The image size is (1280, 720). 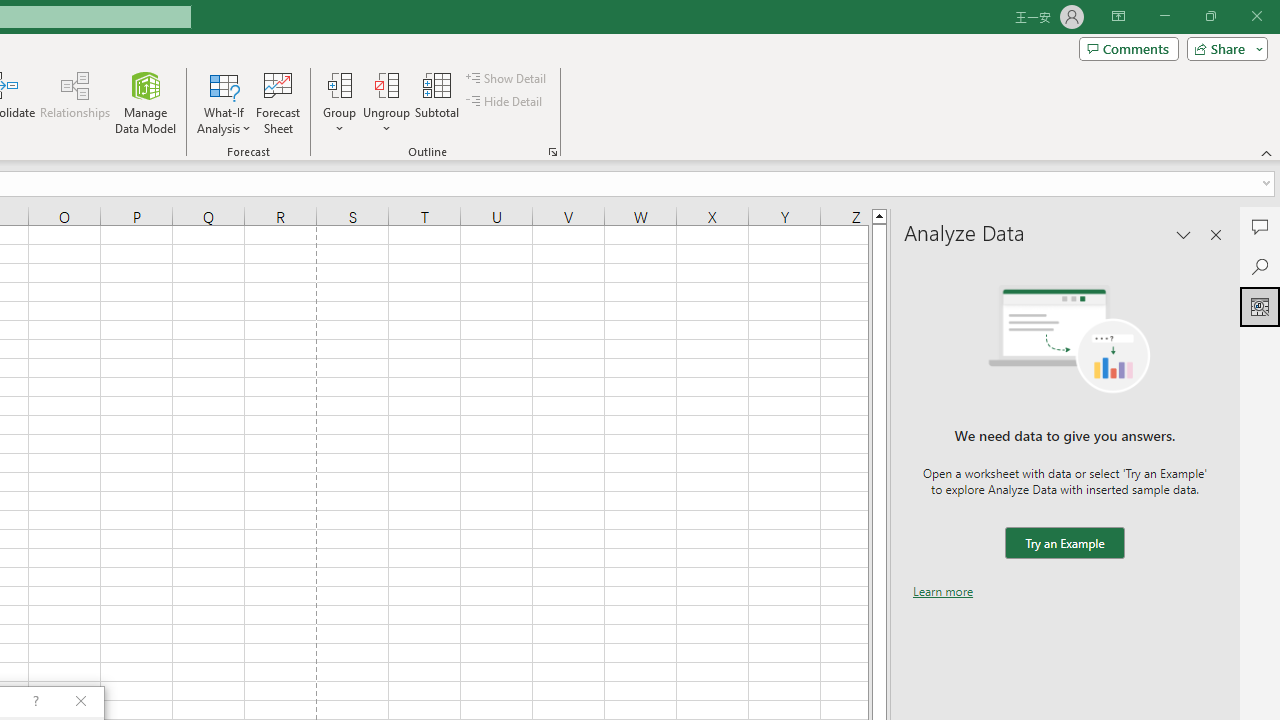 What do you see at coordinates (1215, 234) in the screenshot?
I see `'Close pane'` at bounding box center [1215, 234].